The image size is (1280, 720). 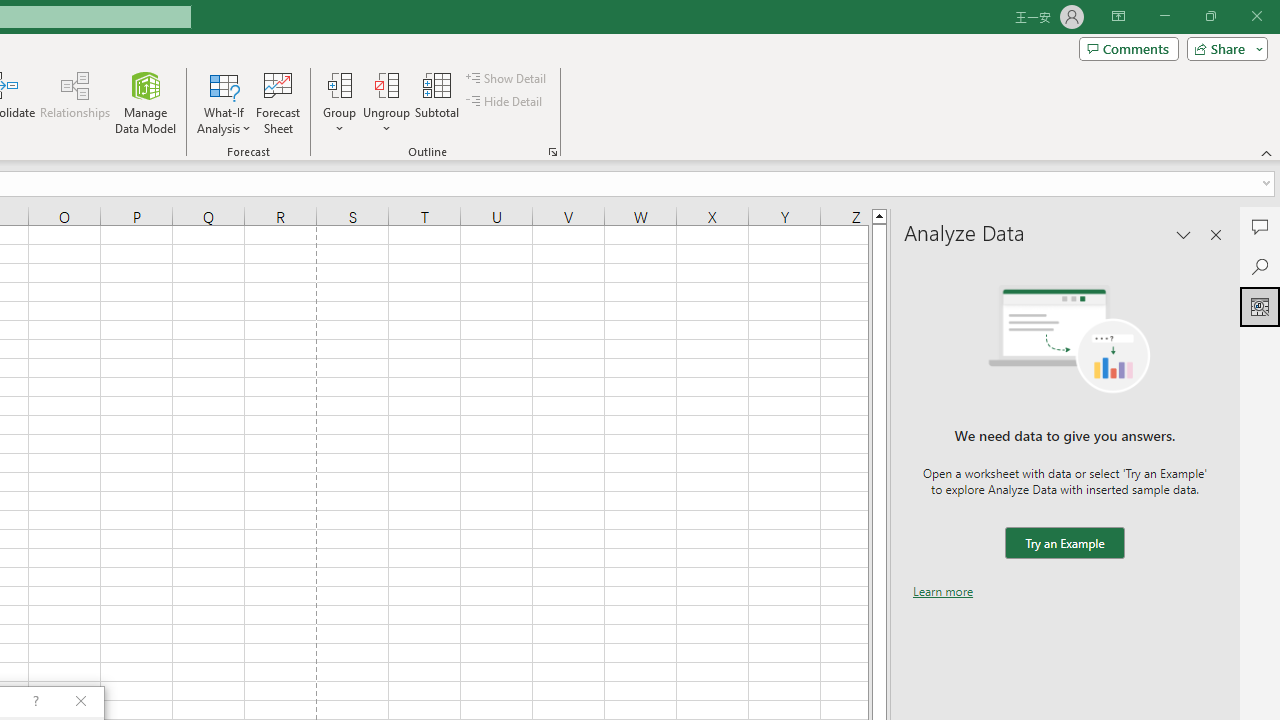 What do you see at coordinates (1215, 234) in the screenshot?
I see `'Close pane'` at bounding box center [1215, 234].